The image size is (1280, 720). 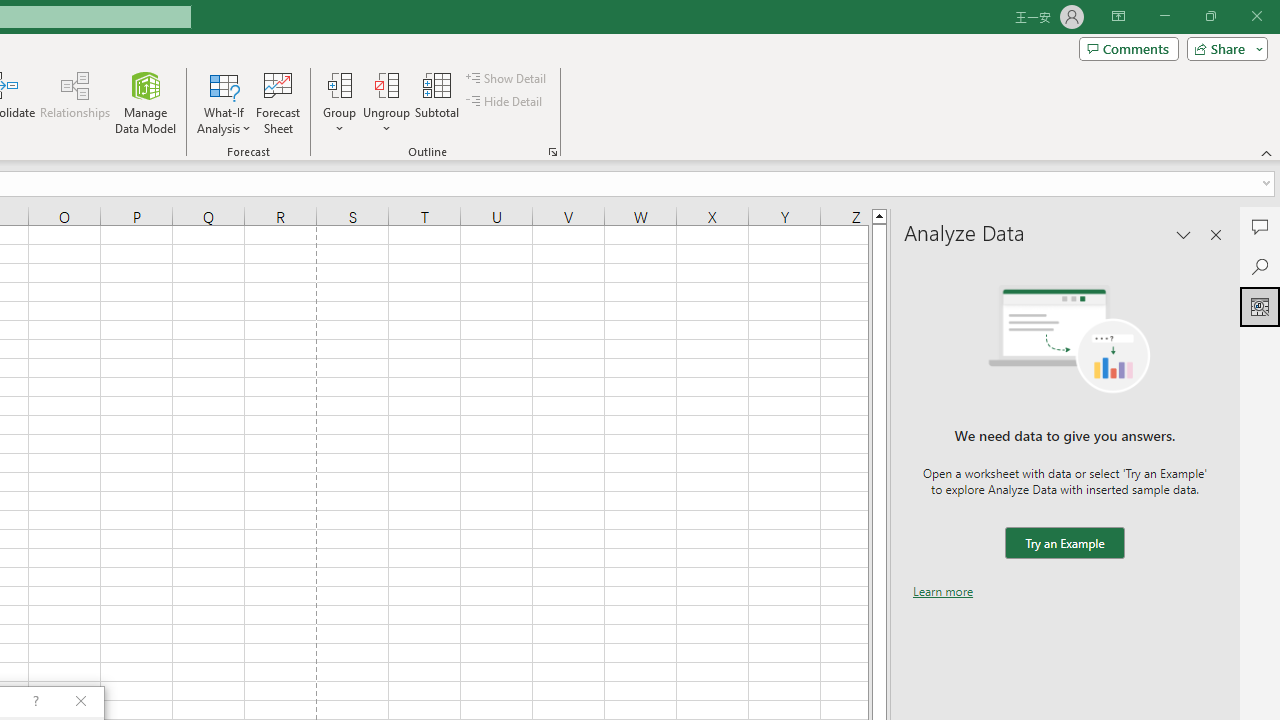 What do you see at coordinates (1215, 234) in the screenshot?
I see `'Close pane'` at bounding box center [1215, 234].